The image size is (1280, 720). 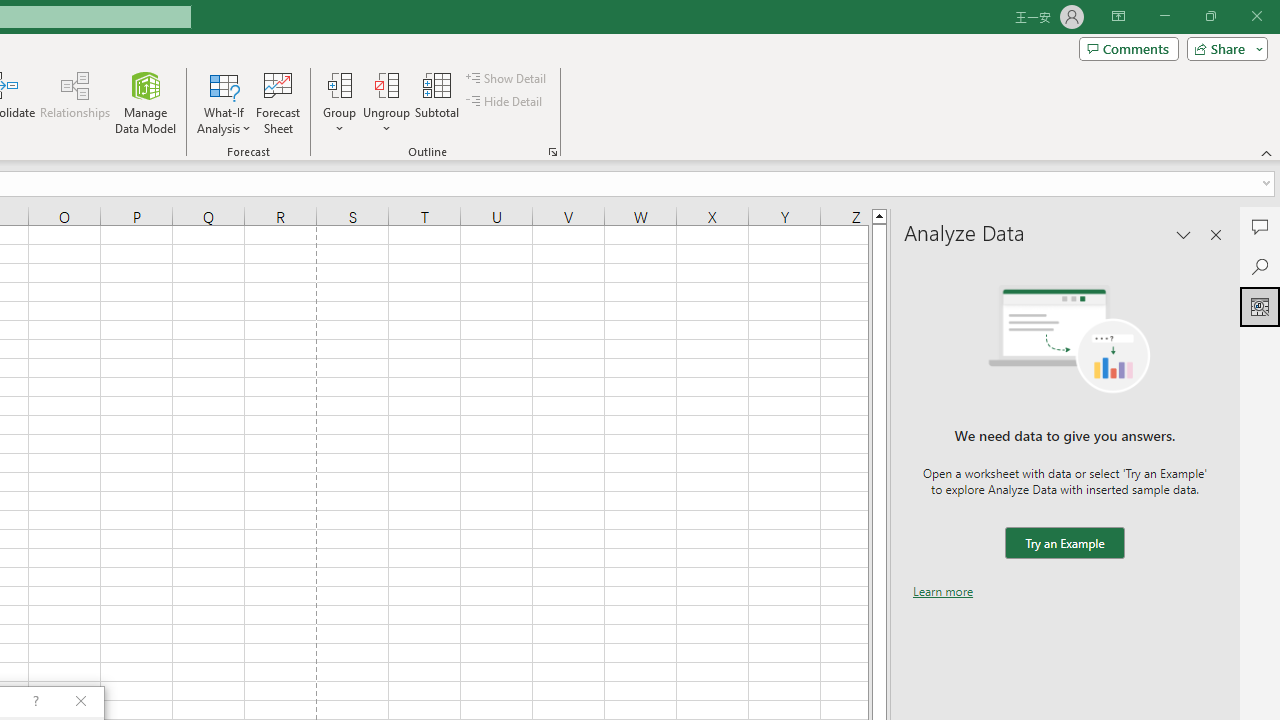 What do you see at coordinates (1215, 234) in the screenshot?
I see `'Close pane'` at bounding box center [1215, 234].